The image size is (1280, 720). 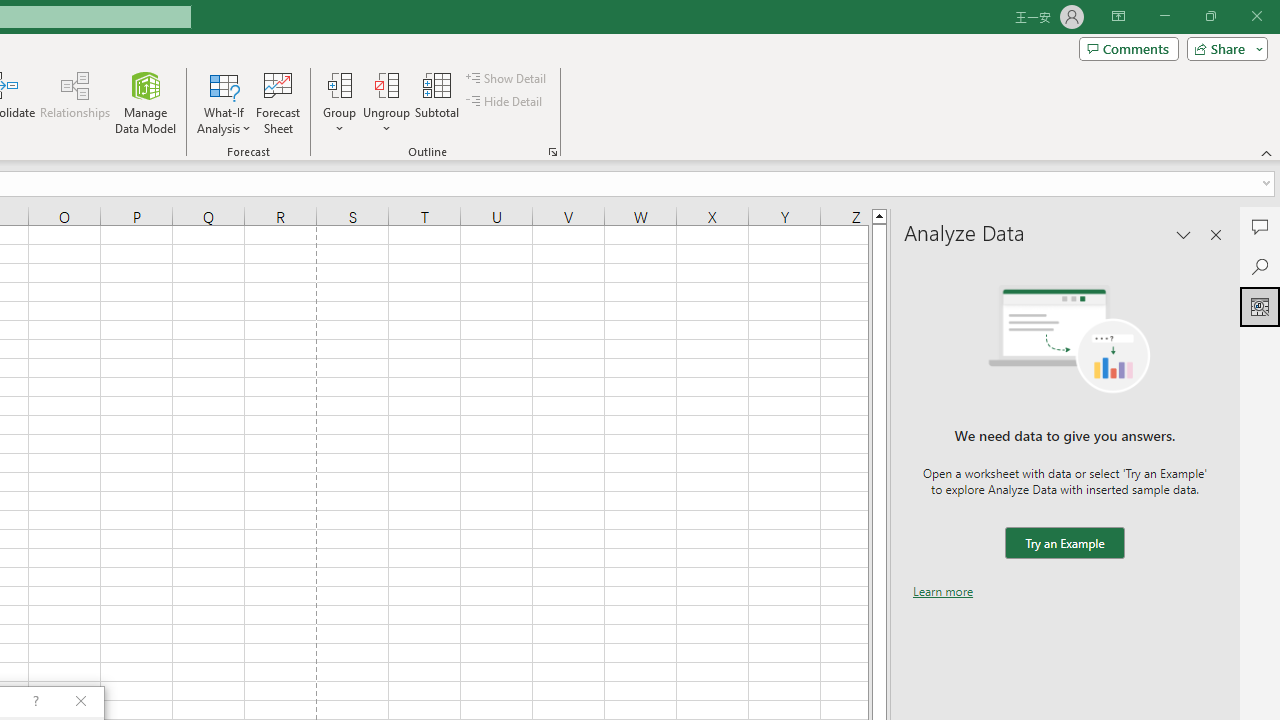 What do you see at coordinates (1215, 234) in the screenshot?
I see `'Close pane'` at bounding box center [1215, 234].